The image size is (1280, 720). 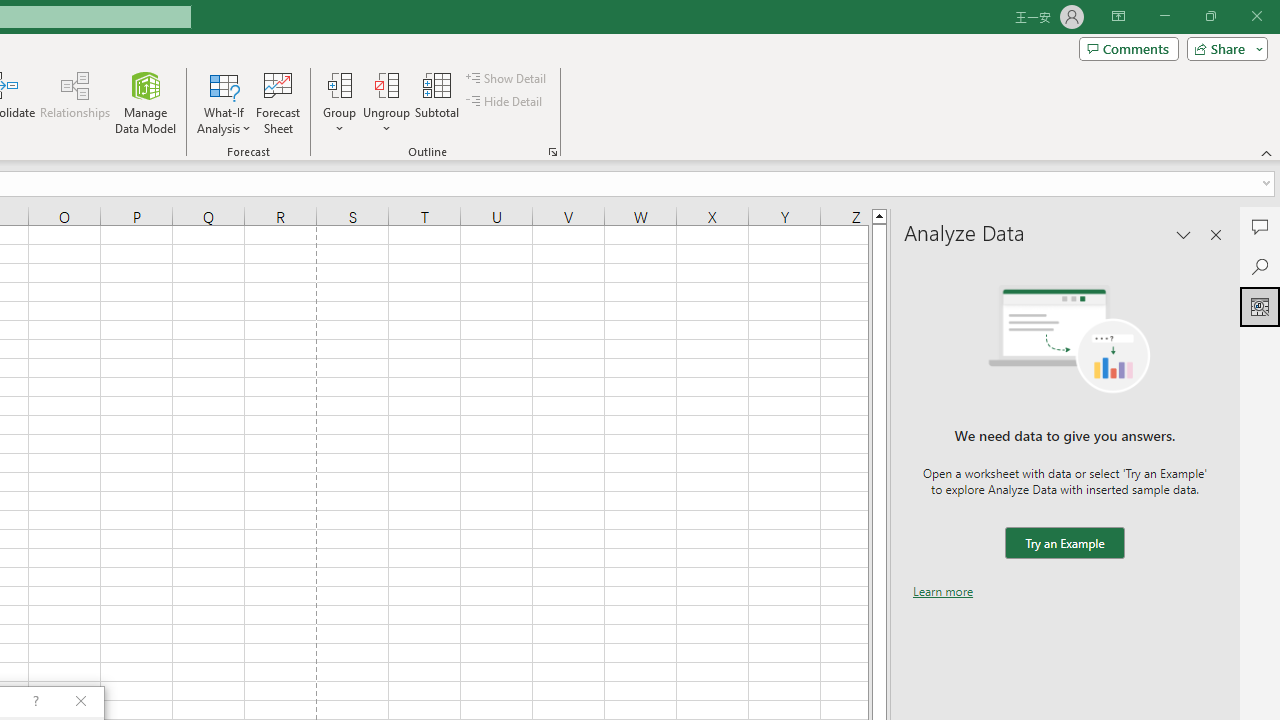 What do you see at coordinates (1215, 234) in the screenshot?
I see `'Close pane'` at bounding box center [1215, 234].